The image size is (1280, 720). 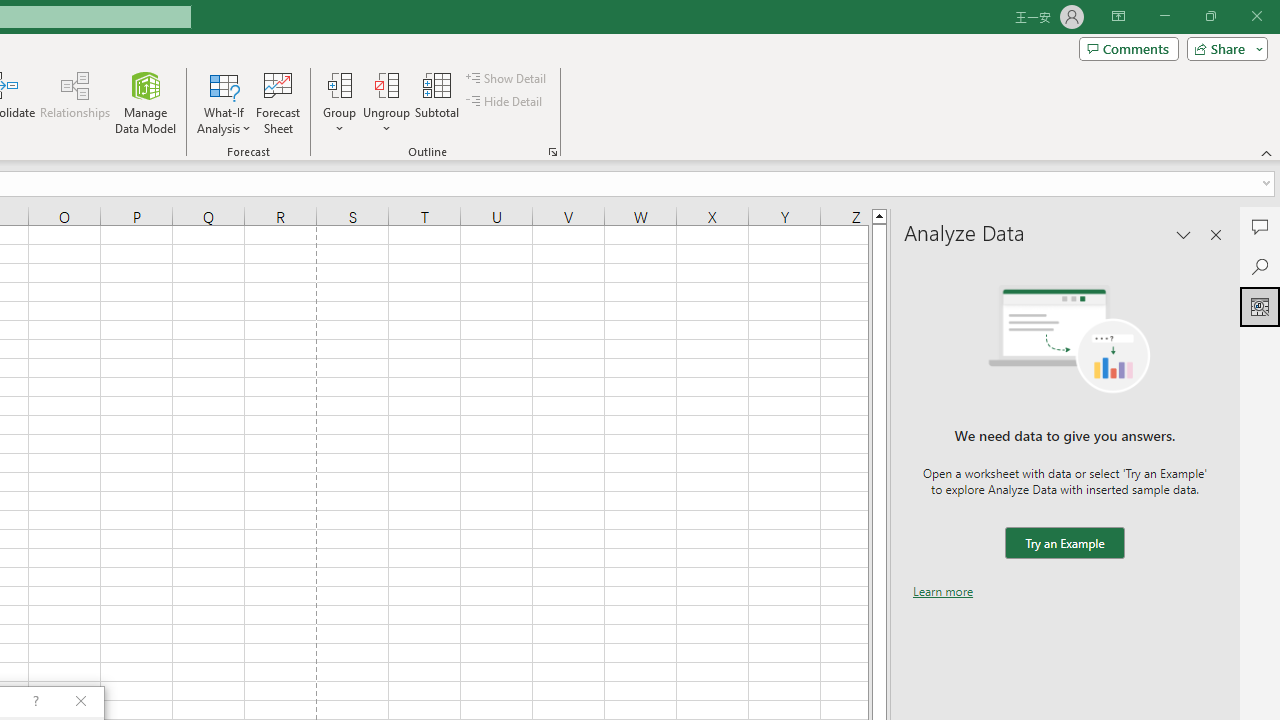 What do you see at coordinates (1215, 234) in the screenshot?
I see `'Close pane'` at bounding box center [1215, 234].